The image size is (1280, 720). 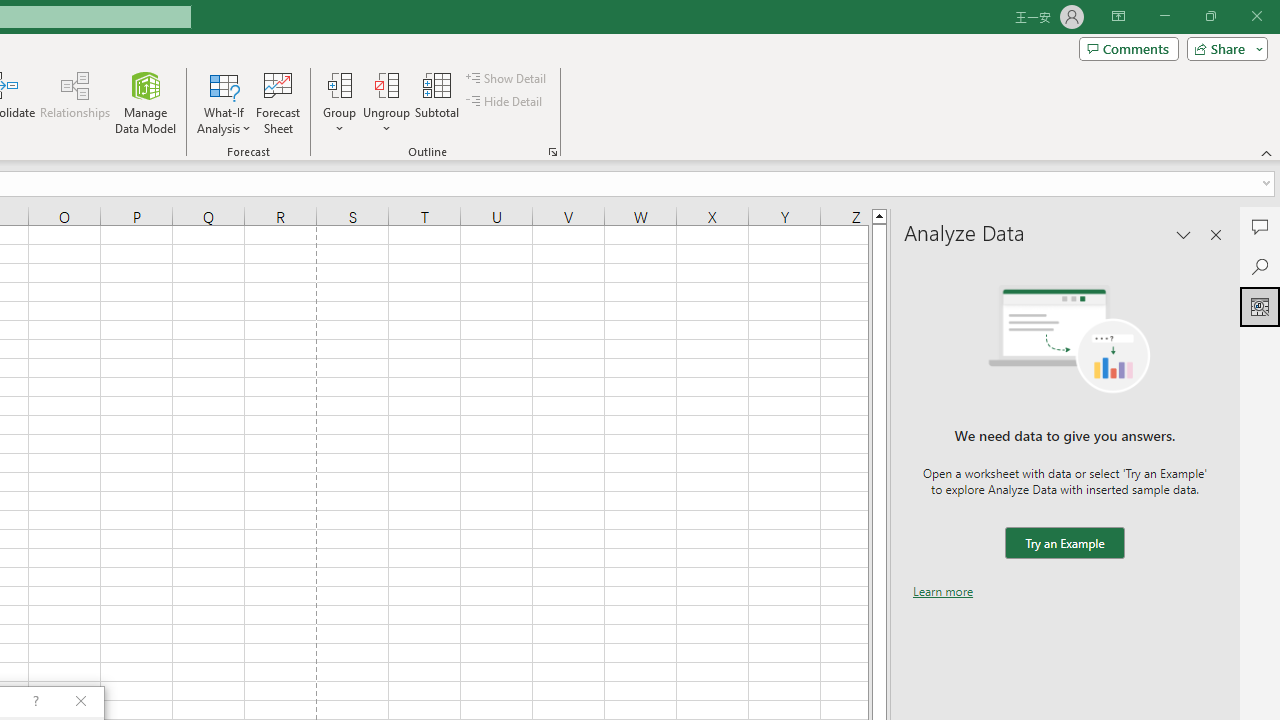 What do you see at coordinates (1215, 234) in the screenshot?
I see `'Close pane'` at bounding box center [1215, 234].